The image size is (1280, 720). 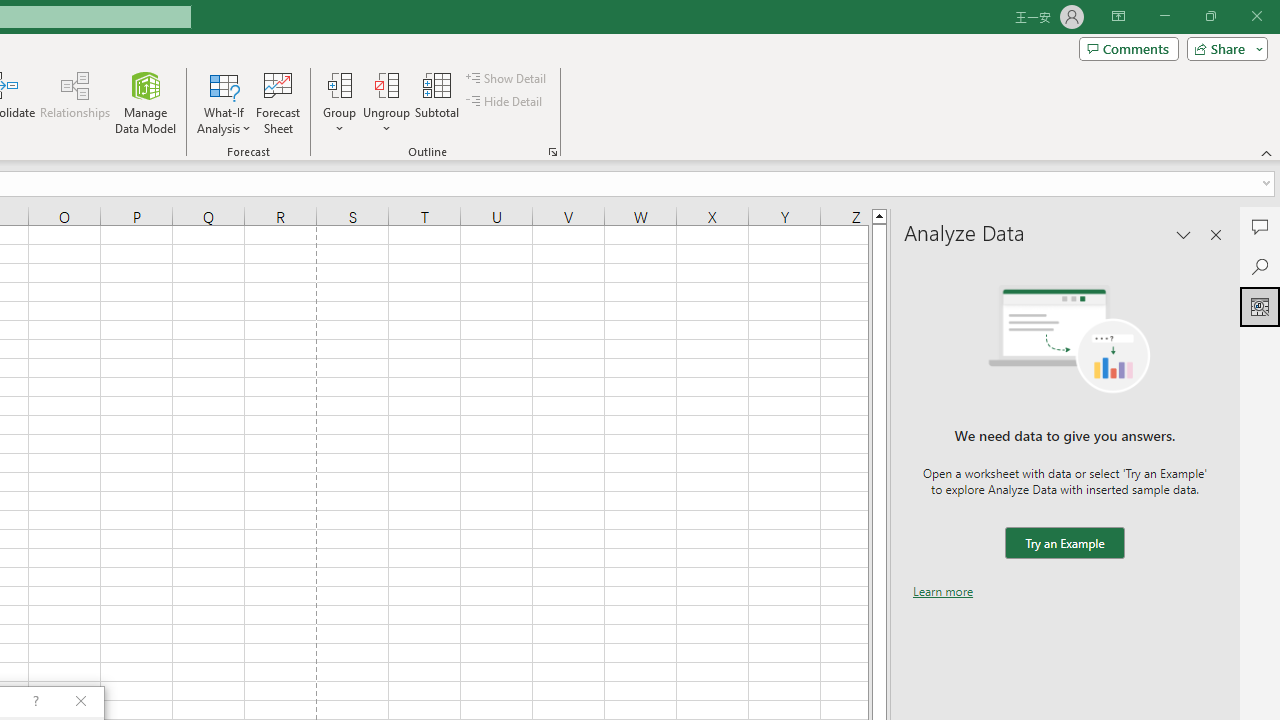 What do you see at coordinates (1215, 234) in the screenshot?
I see `'Close pane'` at bounding box center [1215, 234].